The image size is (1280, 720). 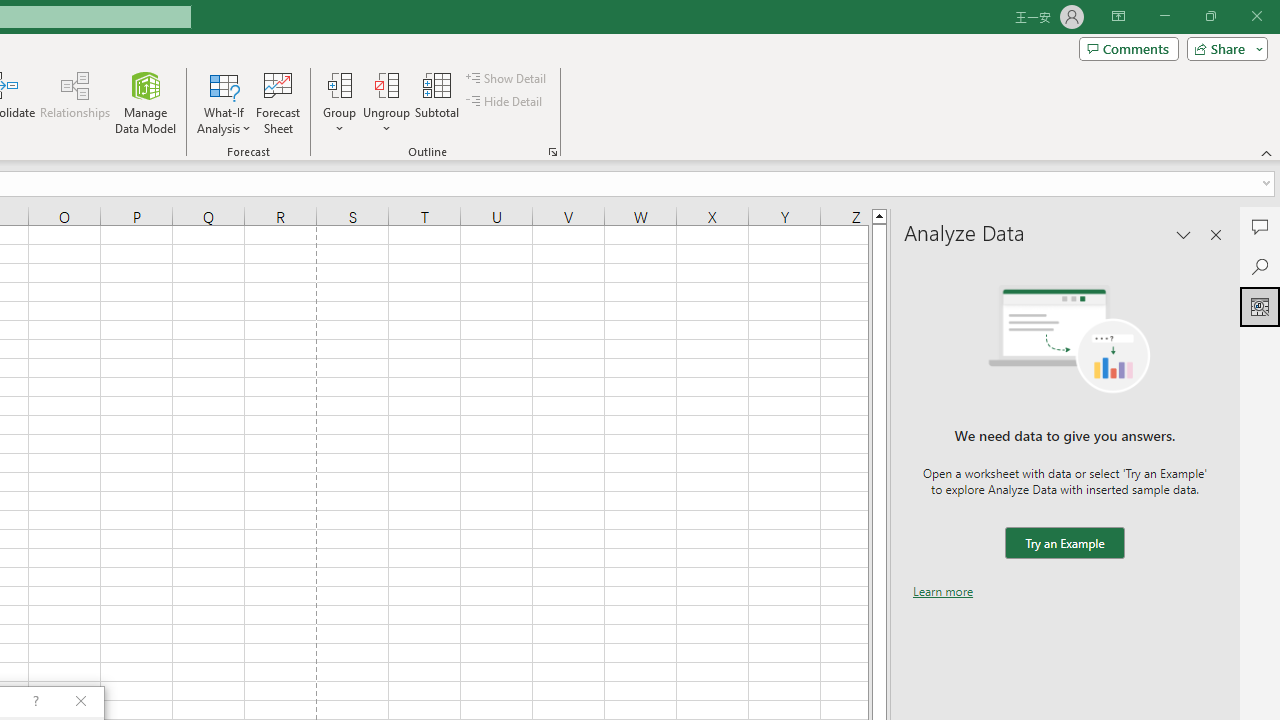 What do you see at coordinates (1215, 234) in the screenshot?
I see `'Close pane'` at bounding box center [1215, 234].